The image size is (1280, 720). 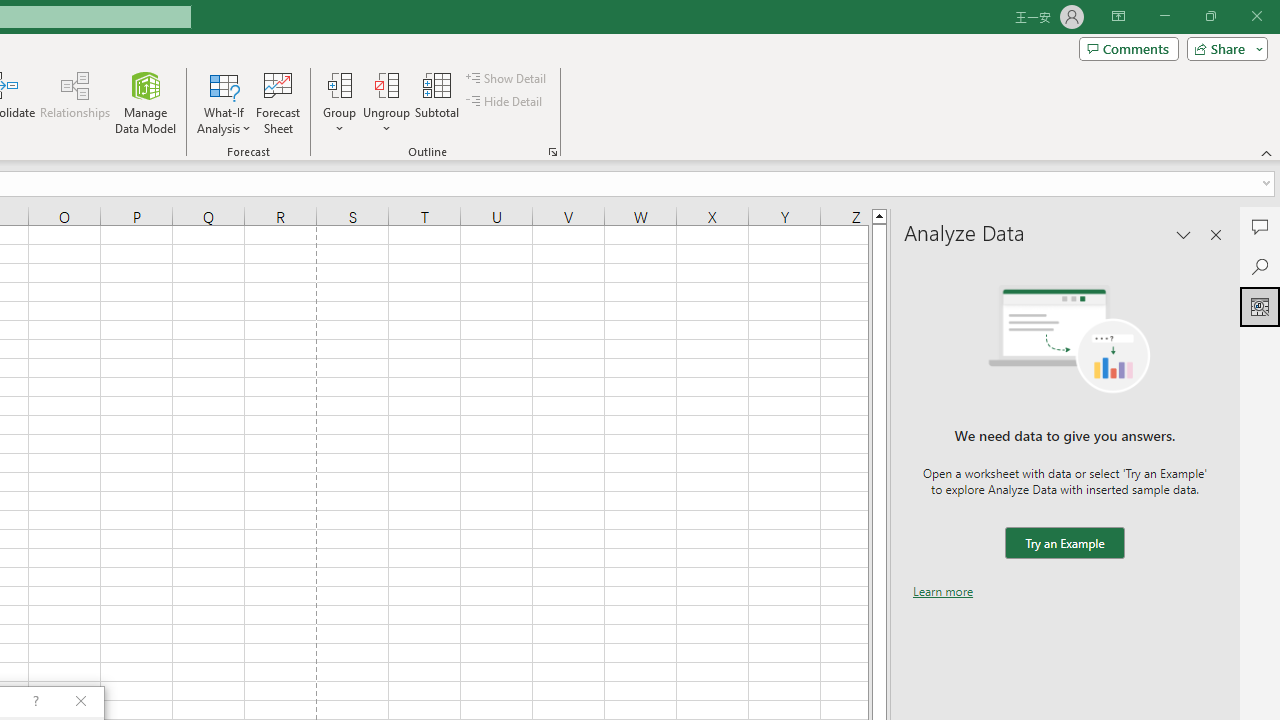 What do you see at coordinates (1215, 234) in the screenshot?
I see `'Close pane'` at bounding box center [1215, 234].